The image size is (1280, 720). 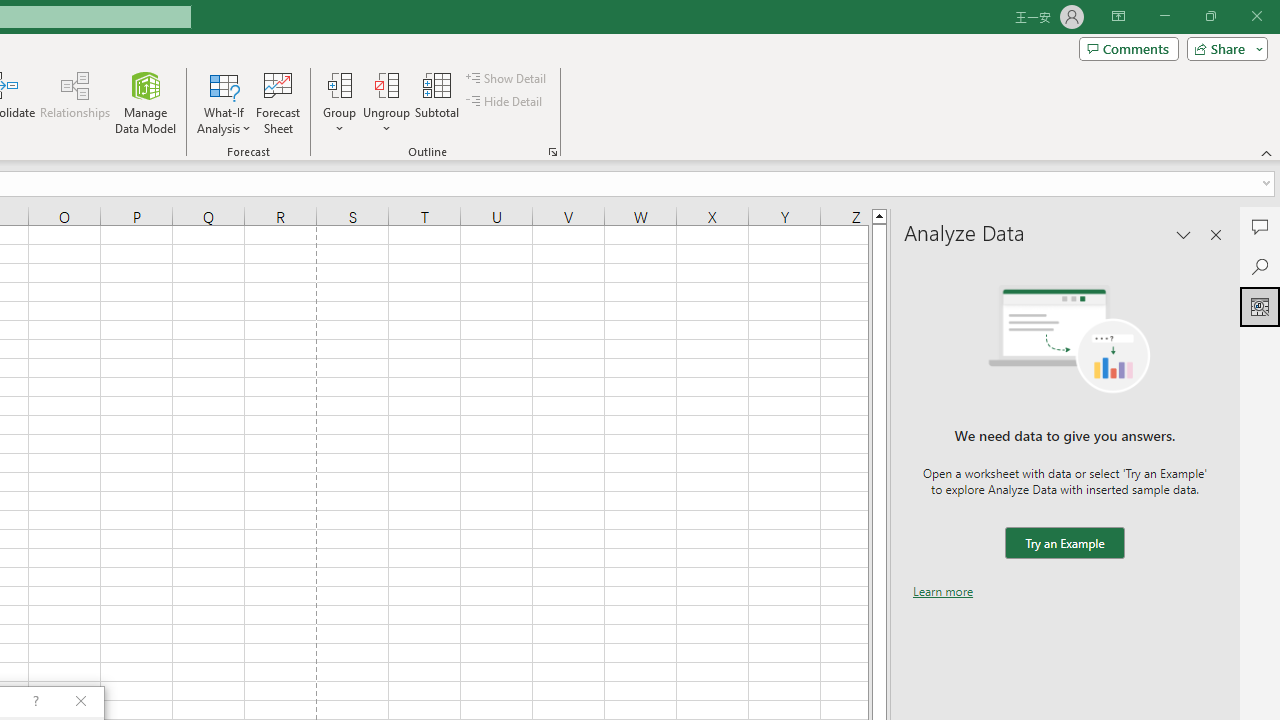 What do you see at coordinates (1215, 234) in the screenshot?
I see `'Close pane'` at bounding box center [1215, 234].